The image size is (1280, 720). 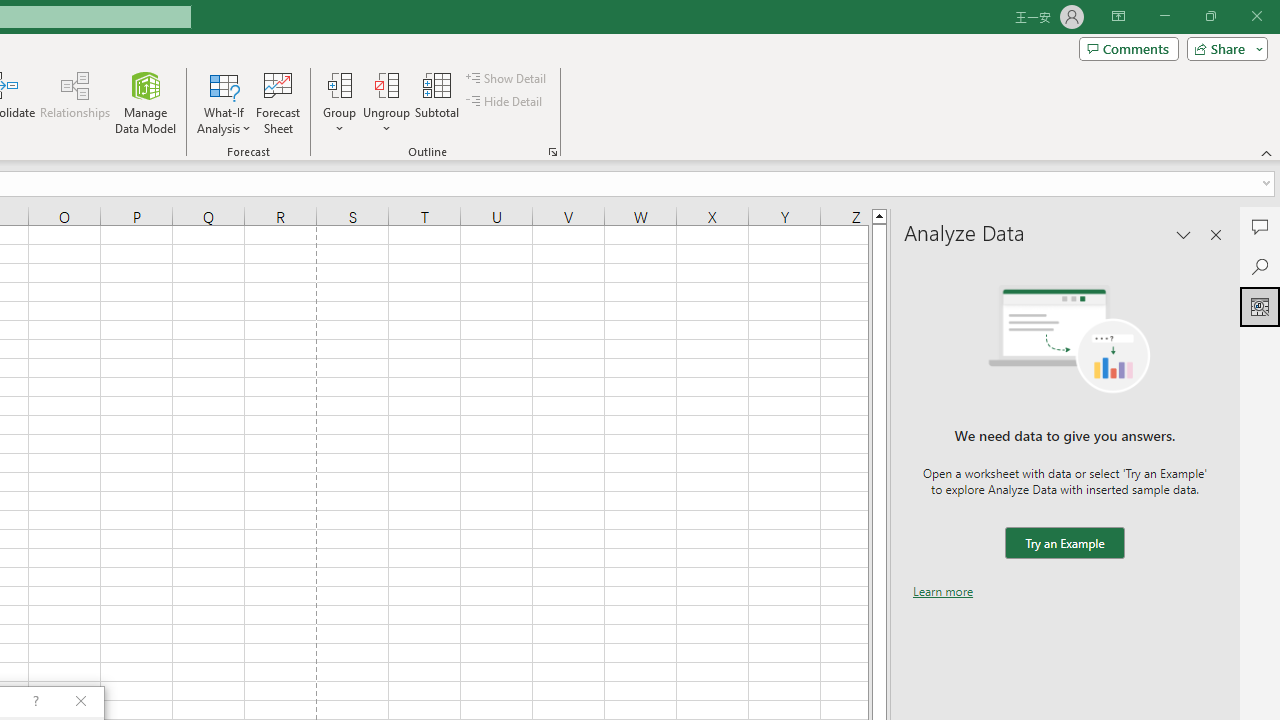 What do you see at coordinates (1215, 234) in the screenshot?
I see `'Close pane'` at bounding box center [1215, 234].